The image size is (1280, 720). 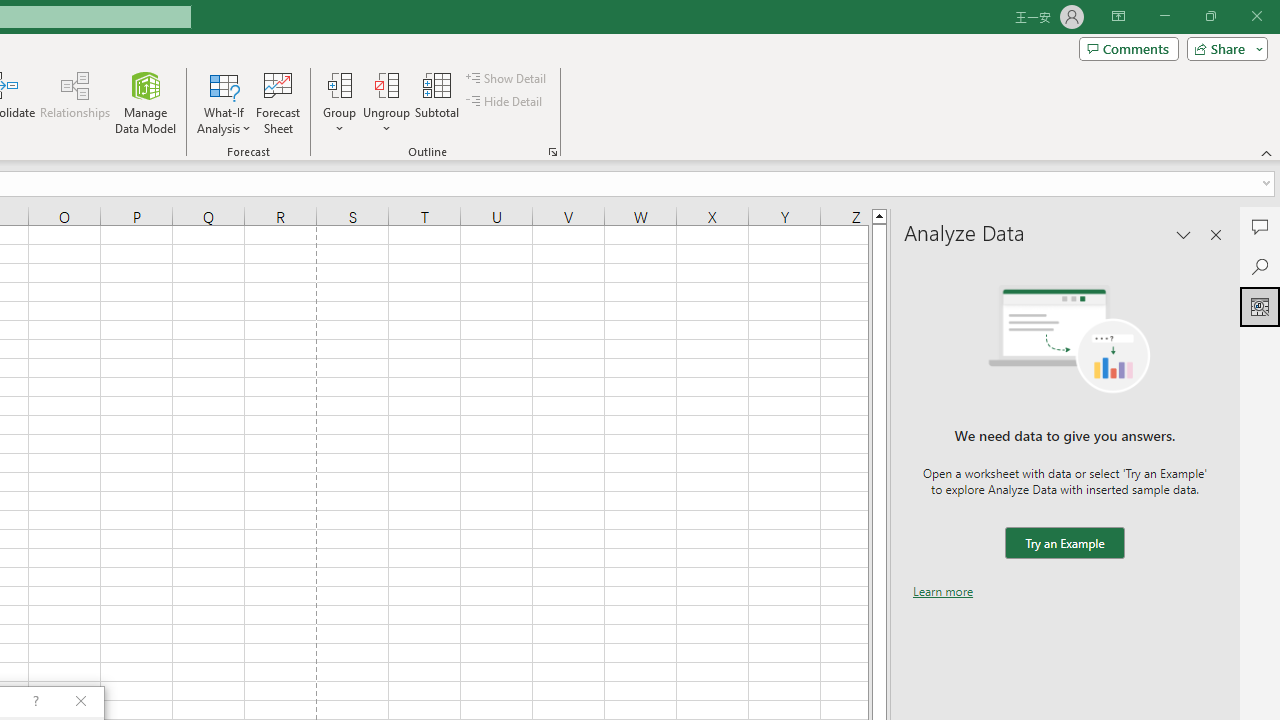 What do you see at coordinates (1215, 234) in the screenshot?
I see `'Close pane'` at bounding box center [1215, 234].